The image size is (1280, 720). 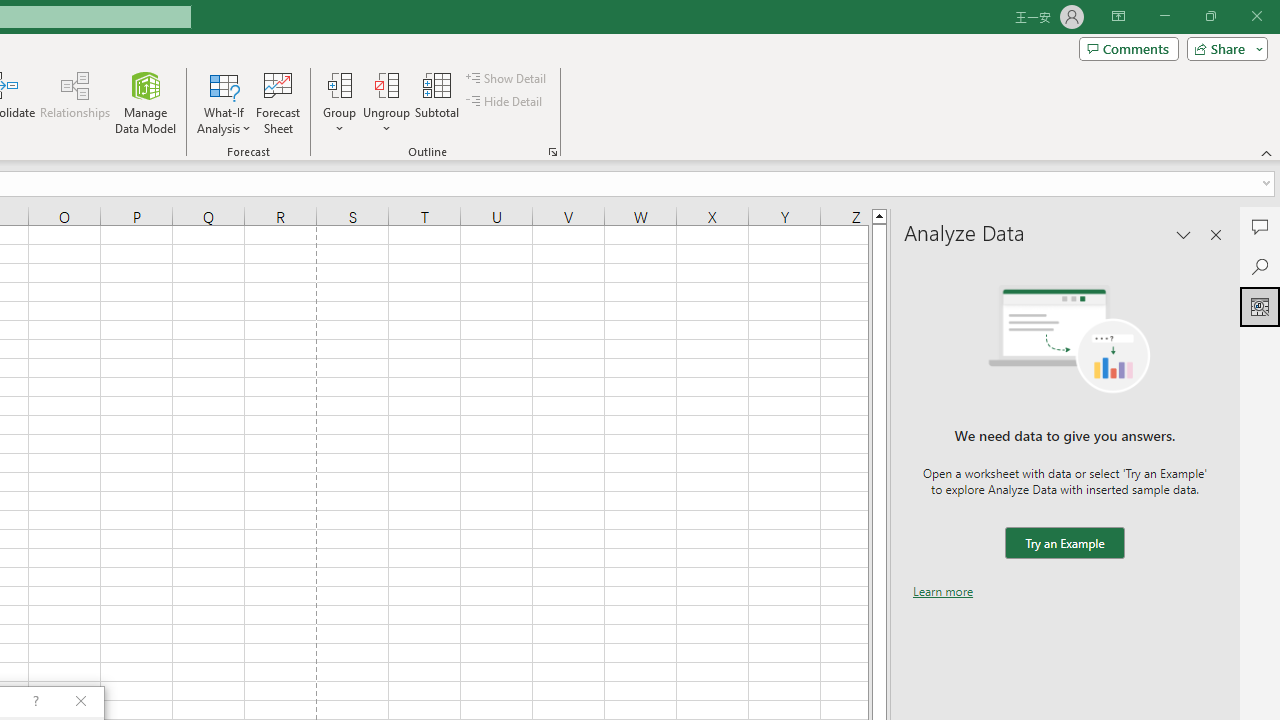 What do you see at coordinates (1215, 234) in the screenshot?
I see `'Close pane'` at bounding box center [1215, 234].